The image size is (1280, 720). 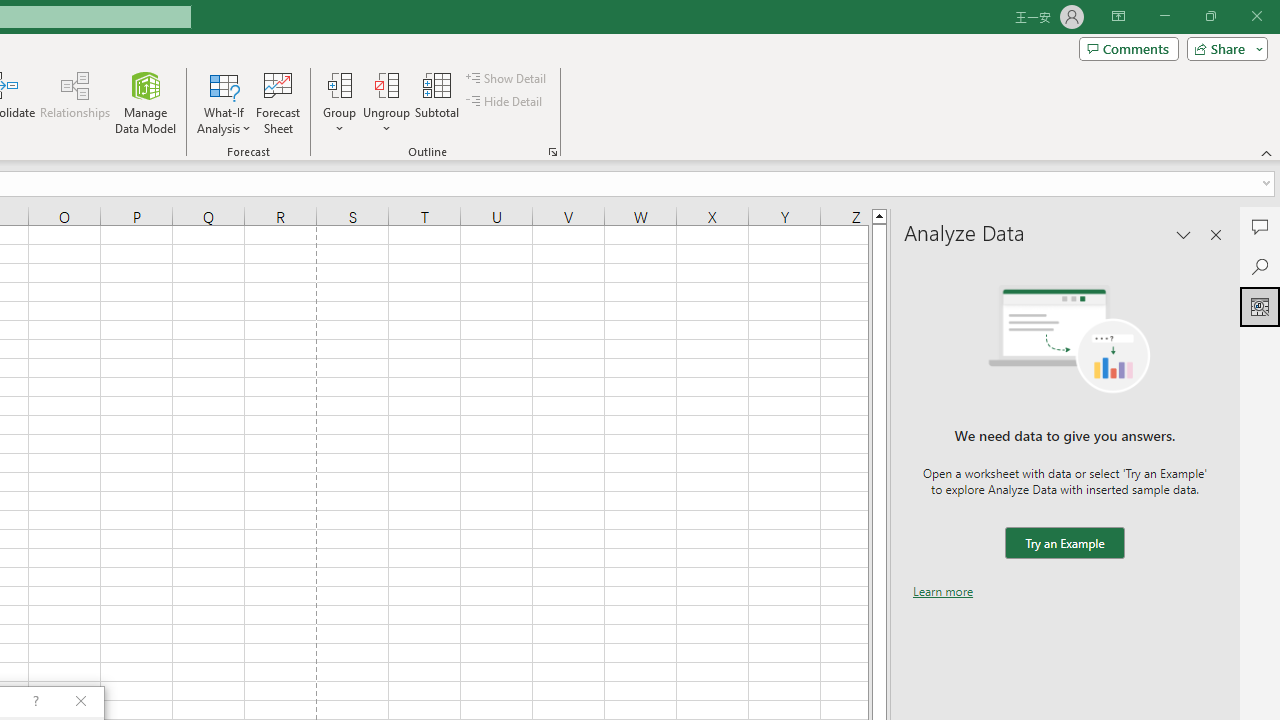 What do you see at coordinates (1215, 234) in the screenshot?
I see `'Close pane'` at bounding box center [1215, 234].